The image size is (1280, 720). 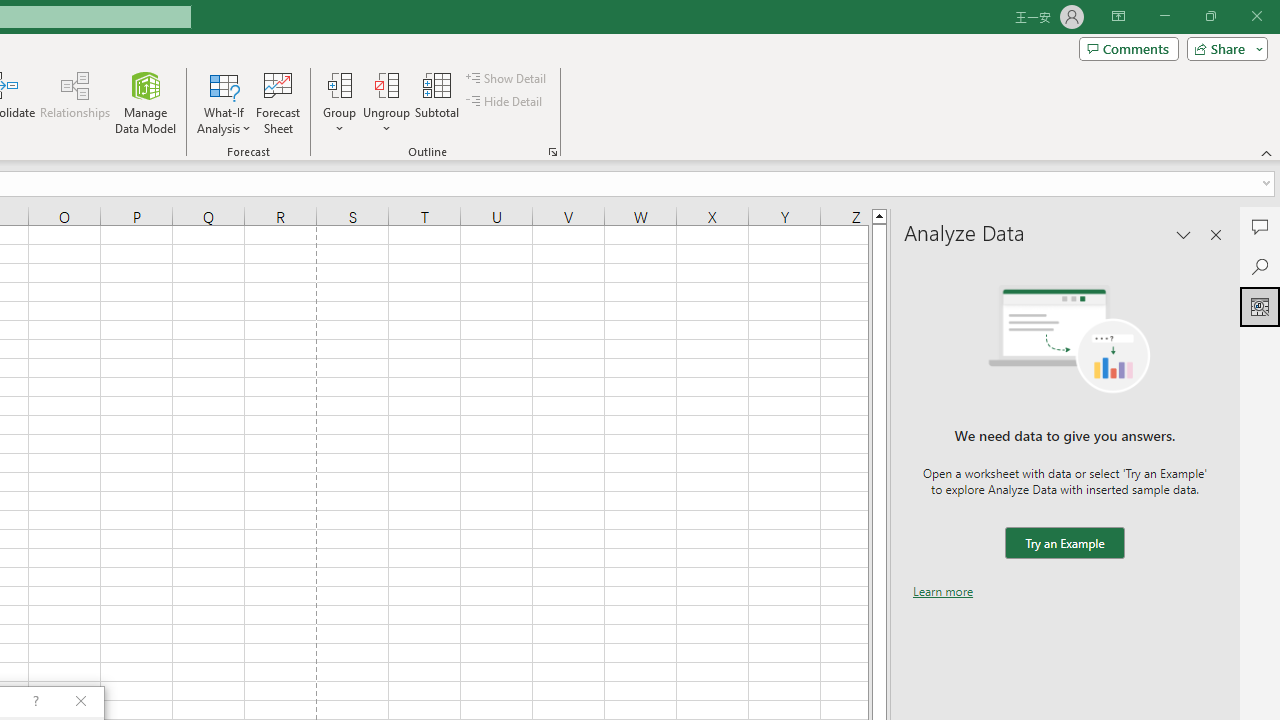 What do you see at coordinates (1215, 234) in the screenshot?
I see `'Close pane'` at bounding box center [1215, 234].